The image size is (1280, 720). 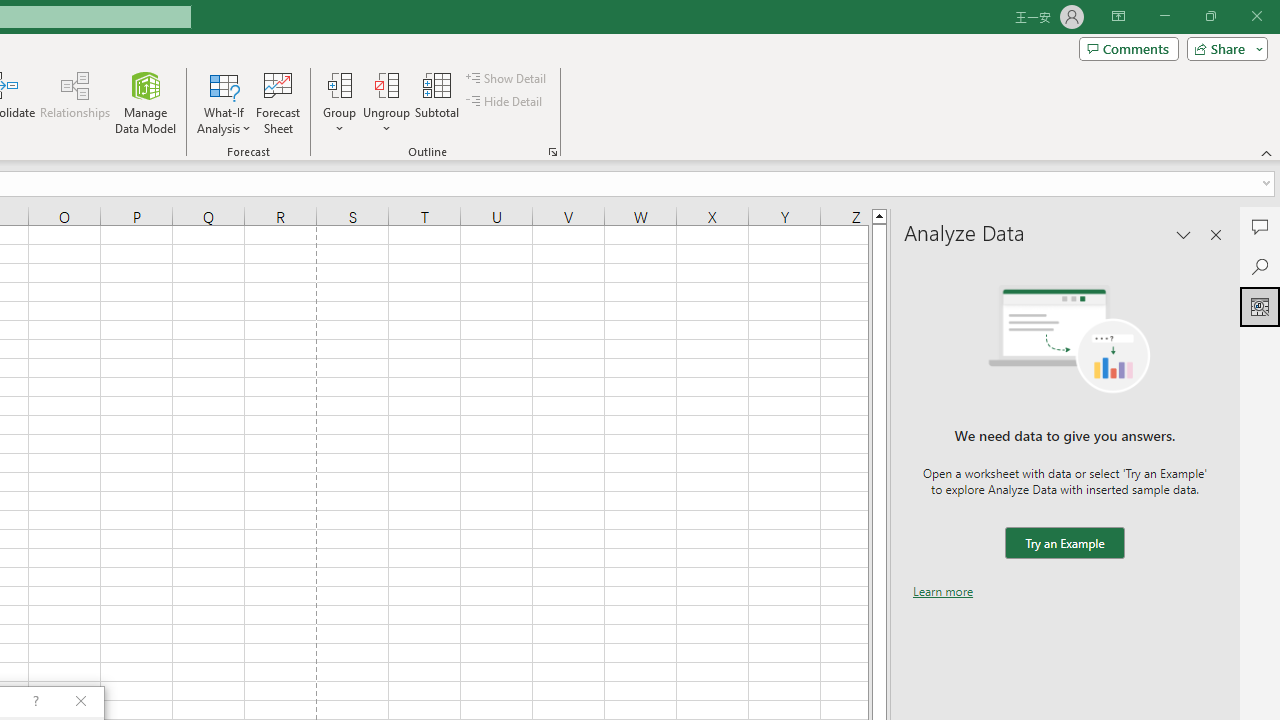 What do you see at coordinates (1215, 234) in the screenshot?
I see `'Close pane'` at bounding box center [1215, 234].